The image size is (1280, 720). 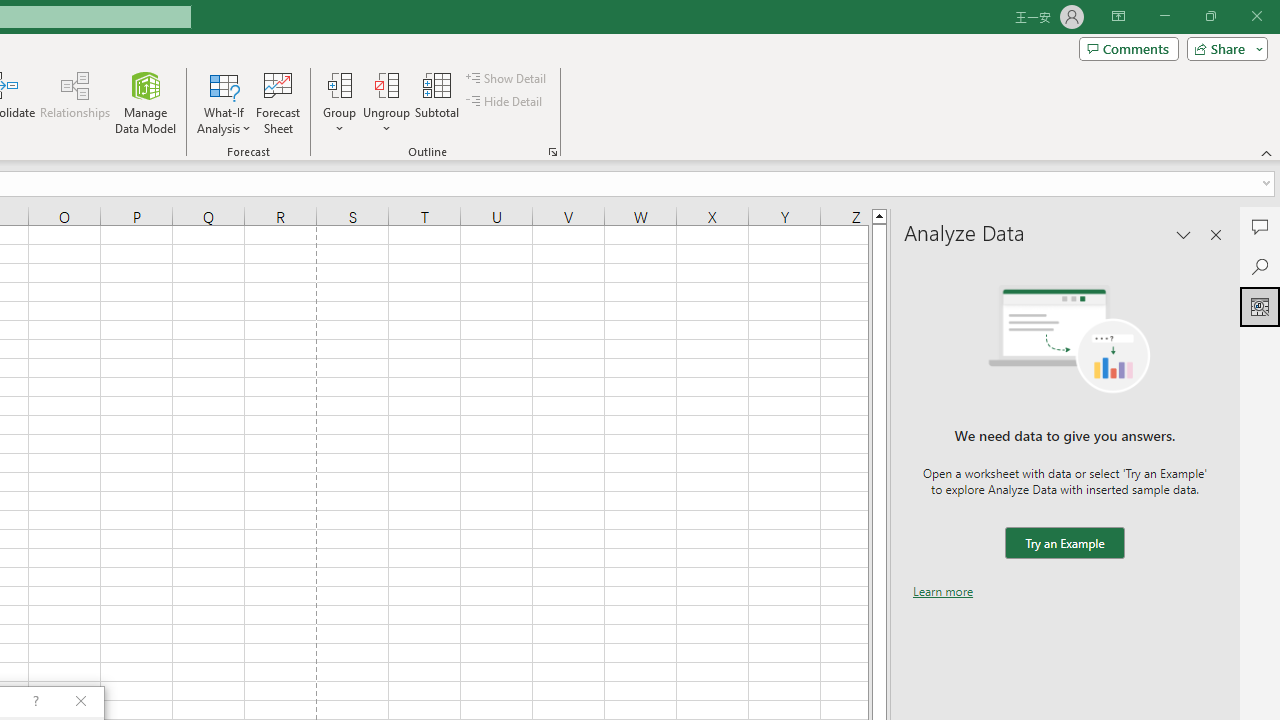 What do you see at coordinates (1215, 234) in the screenshot?
I see `'Close pane'` at bounding box center [1215, 234].